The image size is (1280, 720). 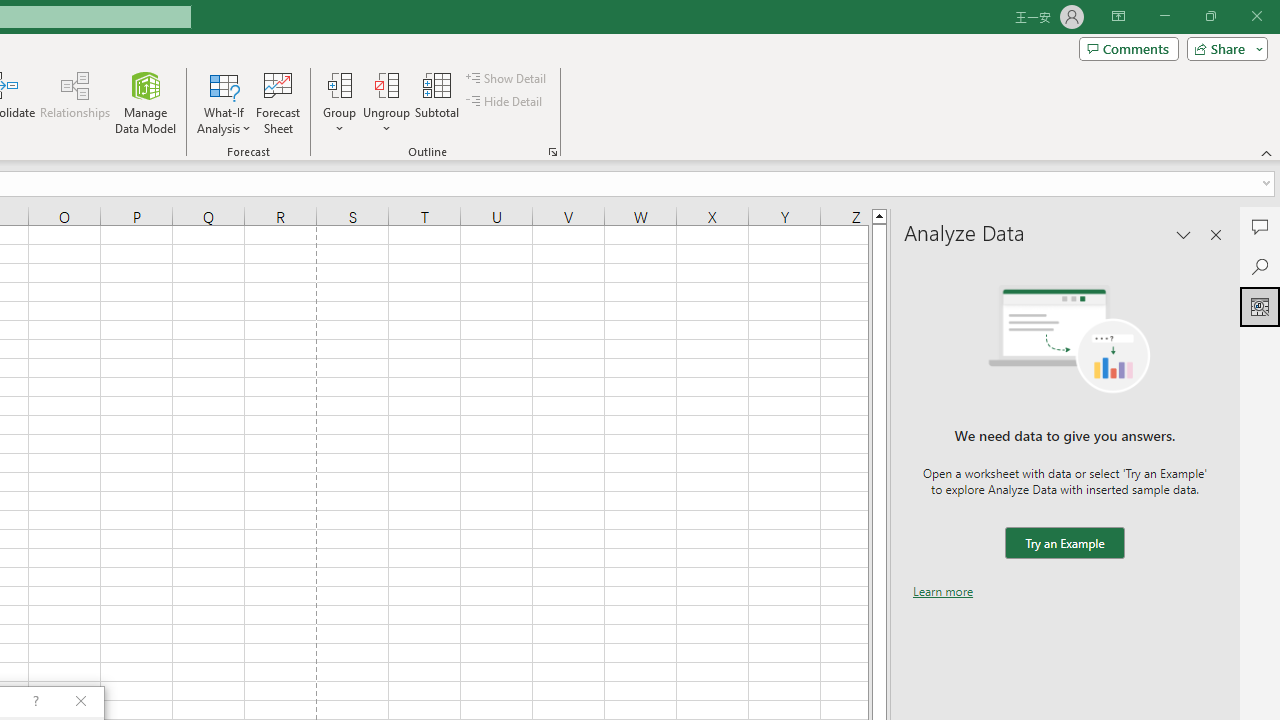 What do you see at coordinates (1215, 234) in the screenshot?
I see `'Close pane'` at bounding box center [1215, 234].